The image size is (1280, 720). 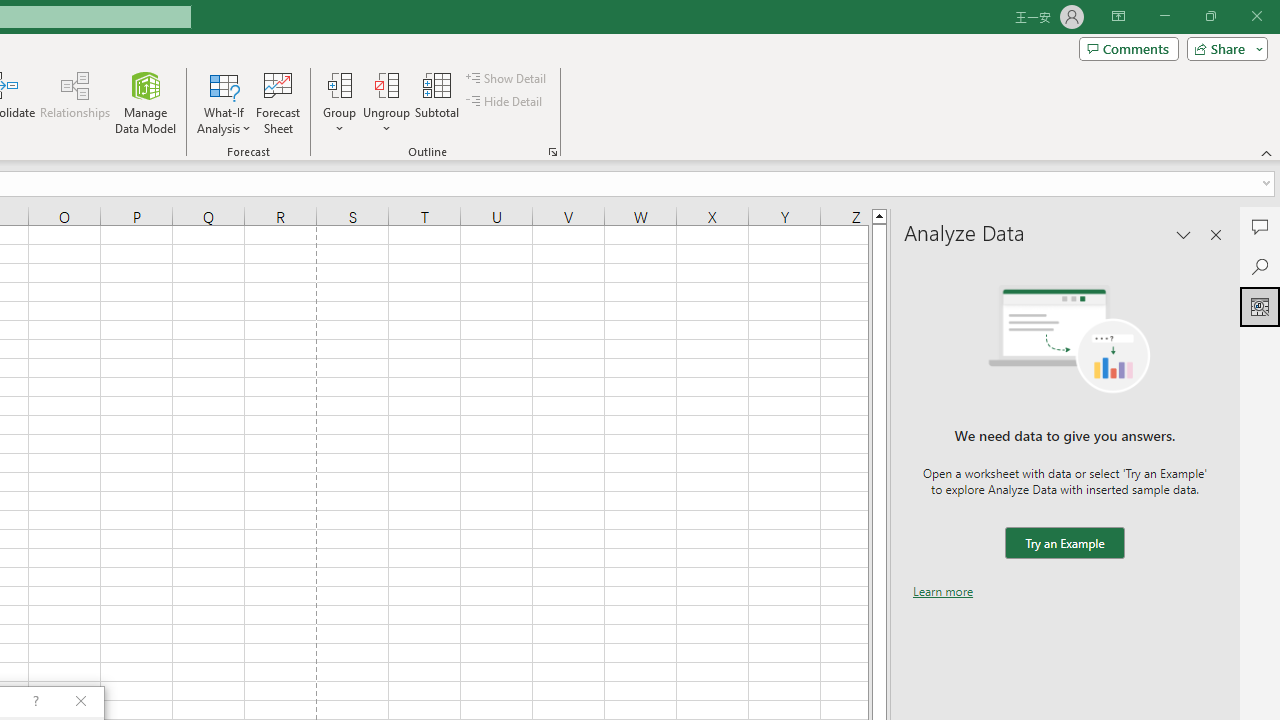 What do you see at coordinates (1215, 234) in the screenshot?
I see `'Close pane'` at bounding box center [1215, 234].